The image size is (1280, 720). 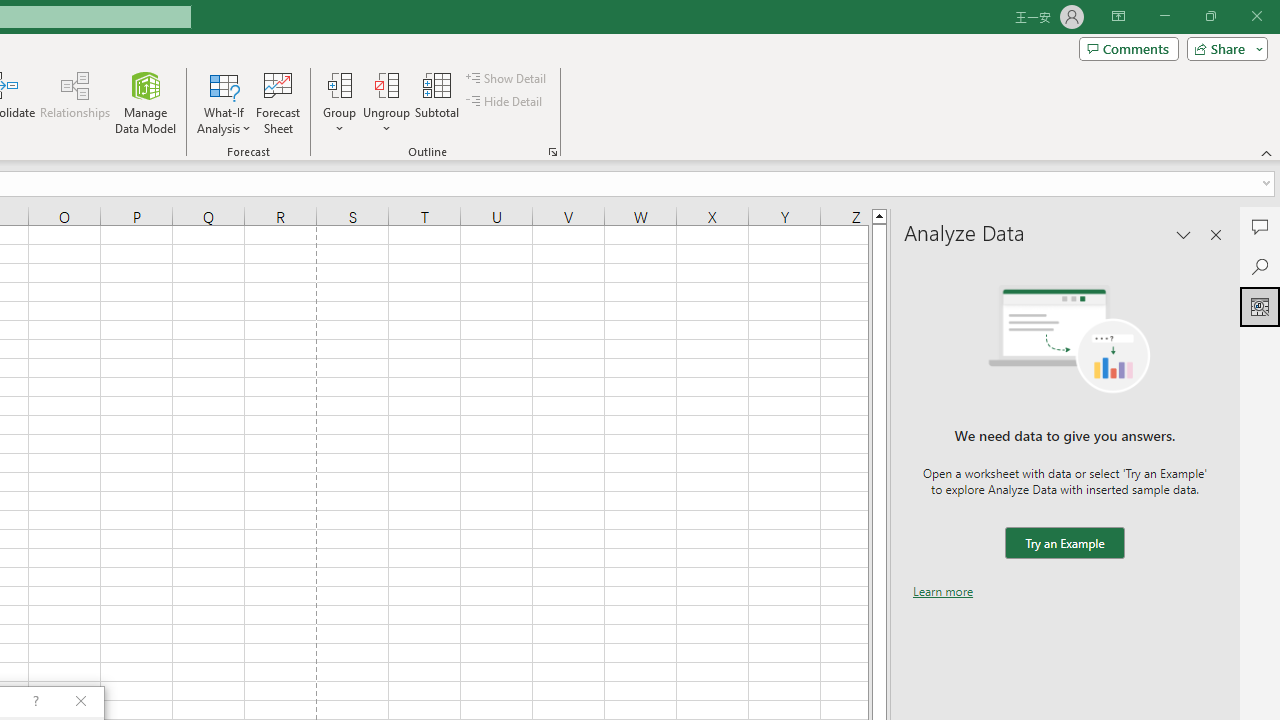 What do you see at coordinates (1215, 234) in the screenshot?
I see `'Close pane'` at bounding box center [1215, 234].